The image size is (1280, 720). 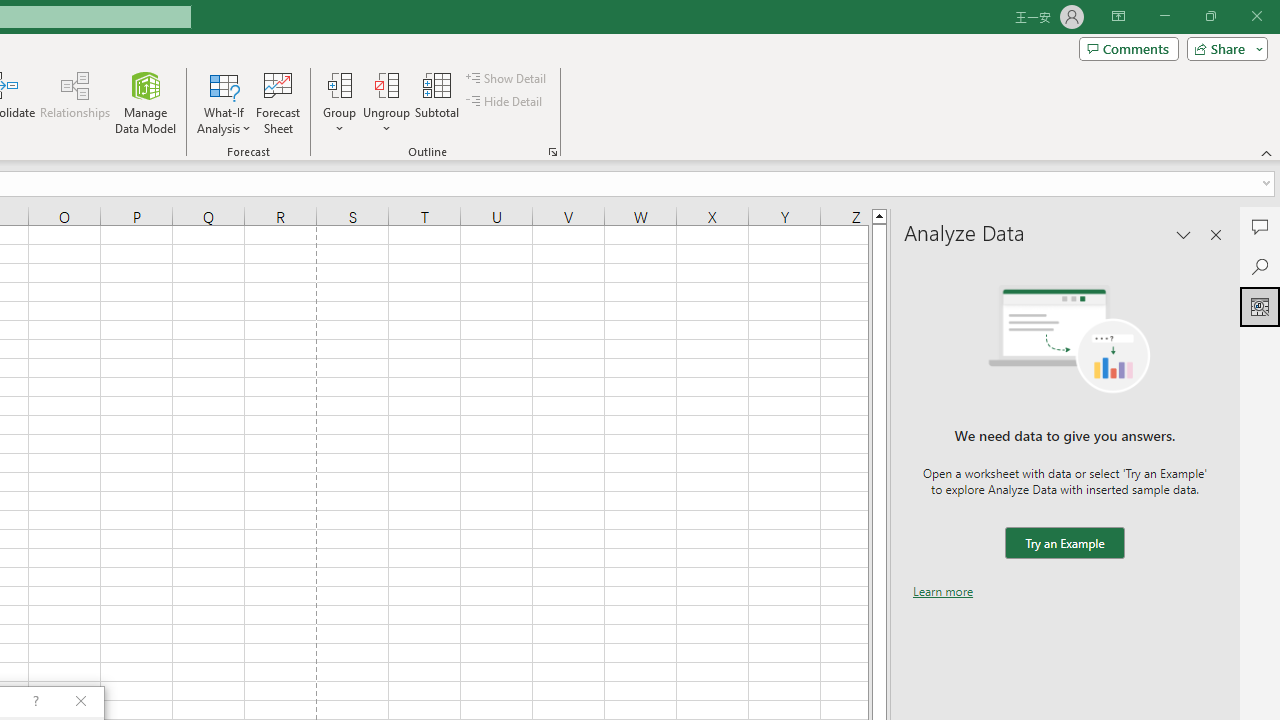 What do you see at coordinates (1215, 234) in the screenshot?
I see `'Close pane'` at bounding box center [1215, 234].